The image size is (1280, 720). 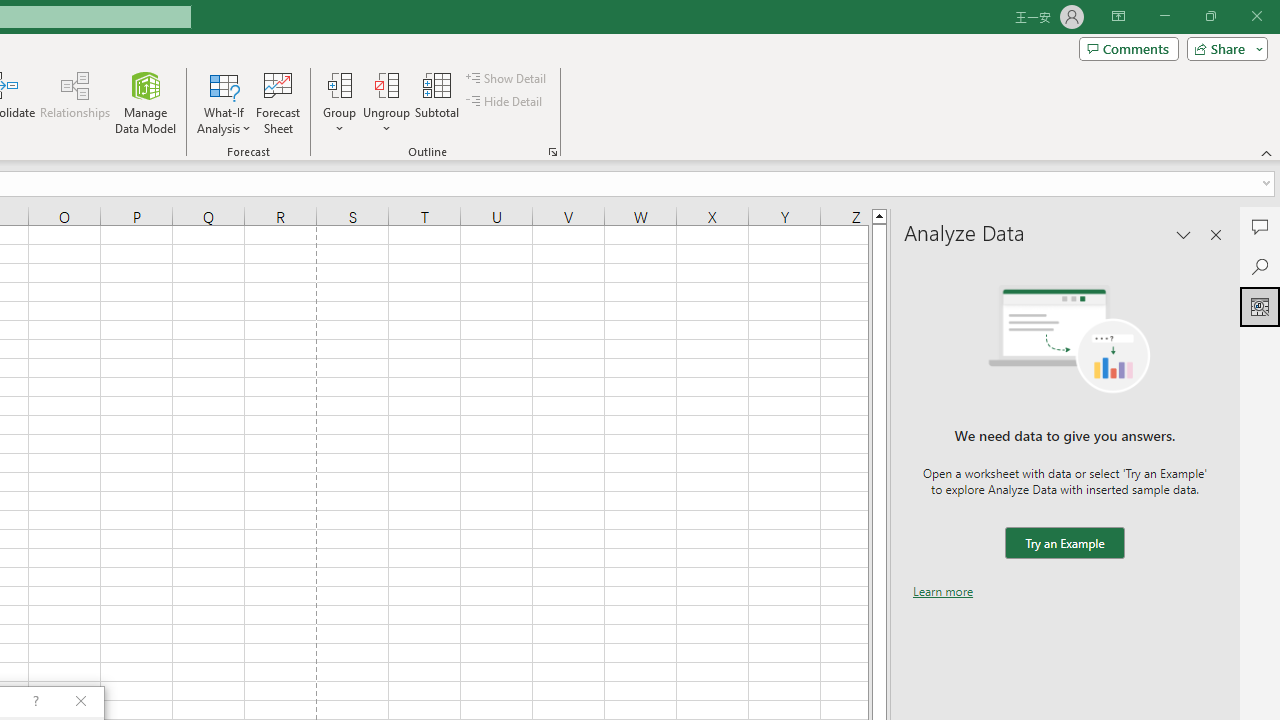 What do you see at coordinates (1215, 234) in the screenshot?
I see `'Close pane'` at bounding box center [1215, 234].